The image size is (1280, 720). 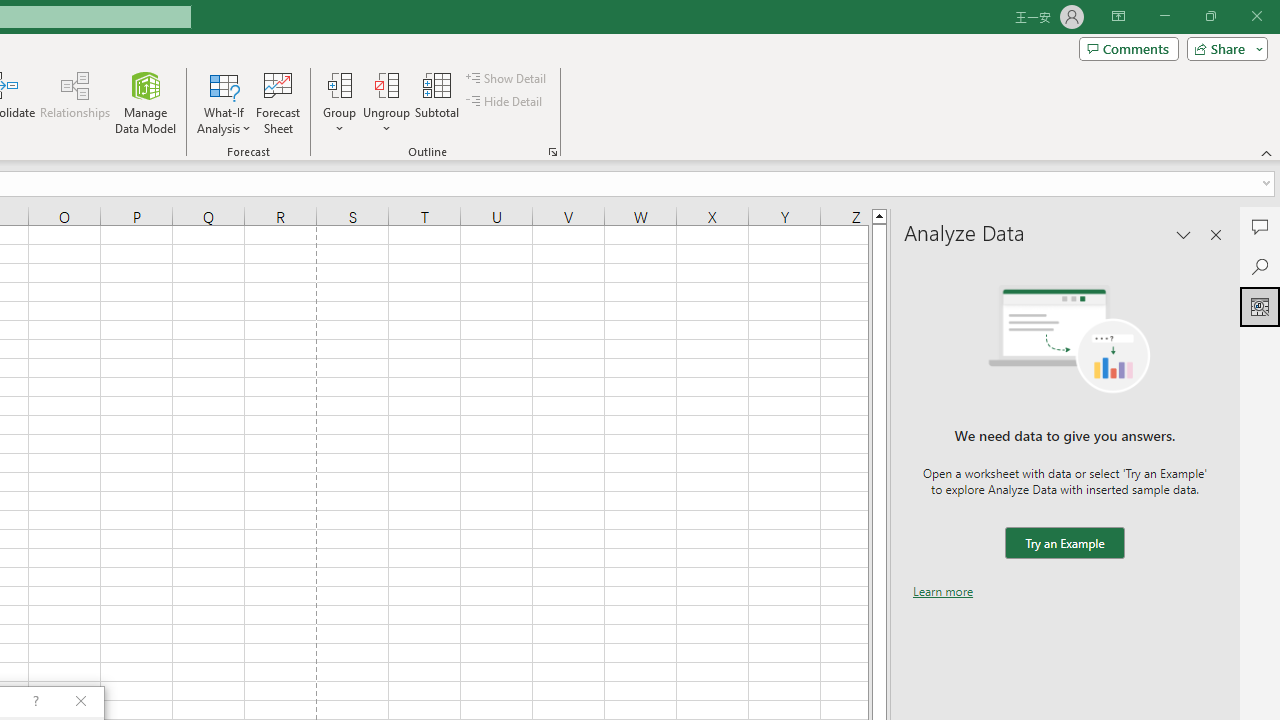 What do you see at coordinates (1215, 234) in the screenshot?
I see `'Close pane'` at bounding box center [1215, 234].